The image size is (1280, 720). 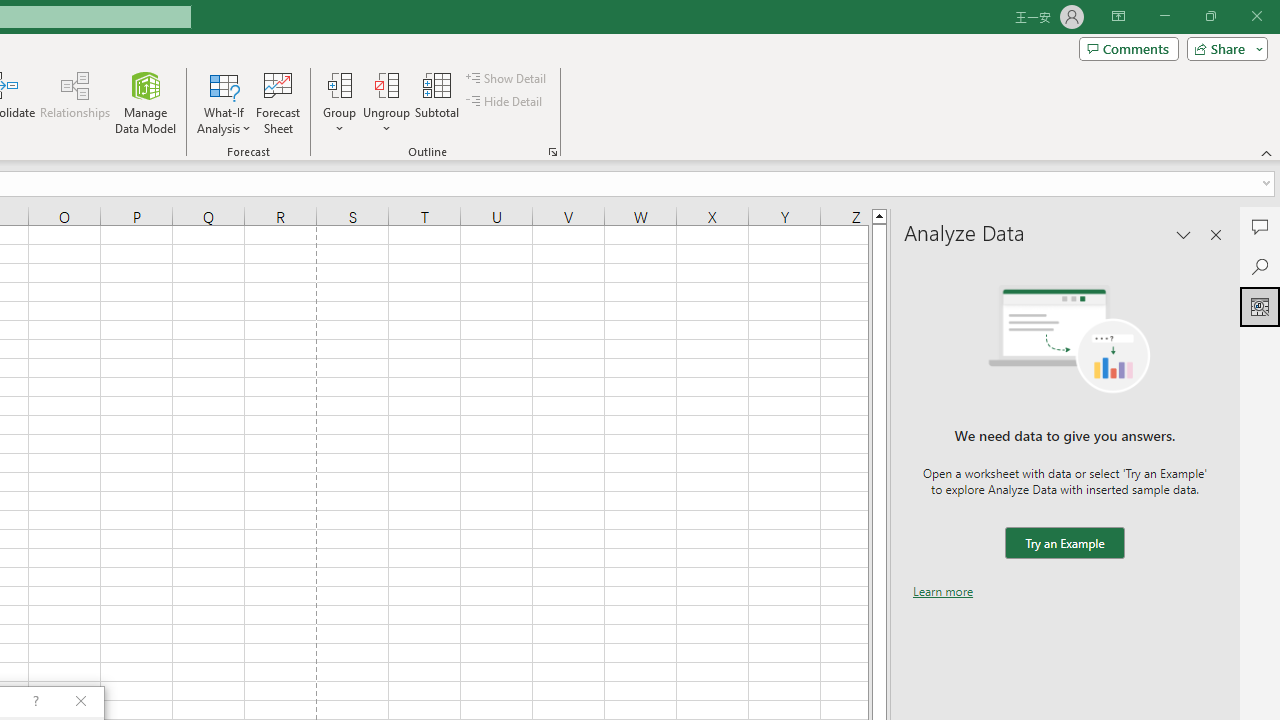 What do you see at coordinates (1215, 234) in the screenshot?
I see `'Close pane'` at bounding box center [1215, 234].